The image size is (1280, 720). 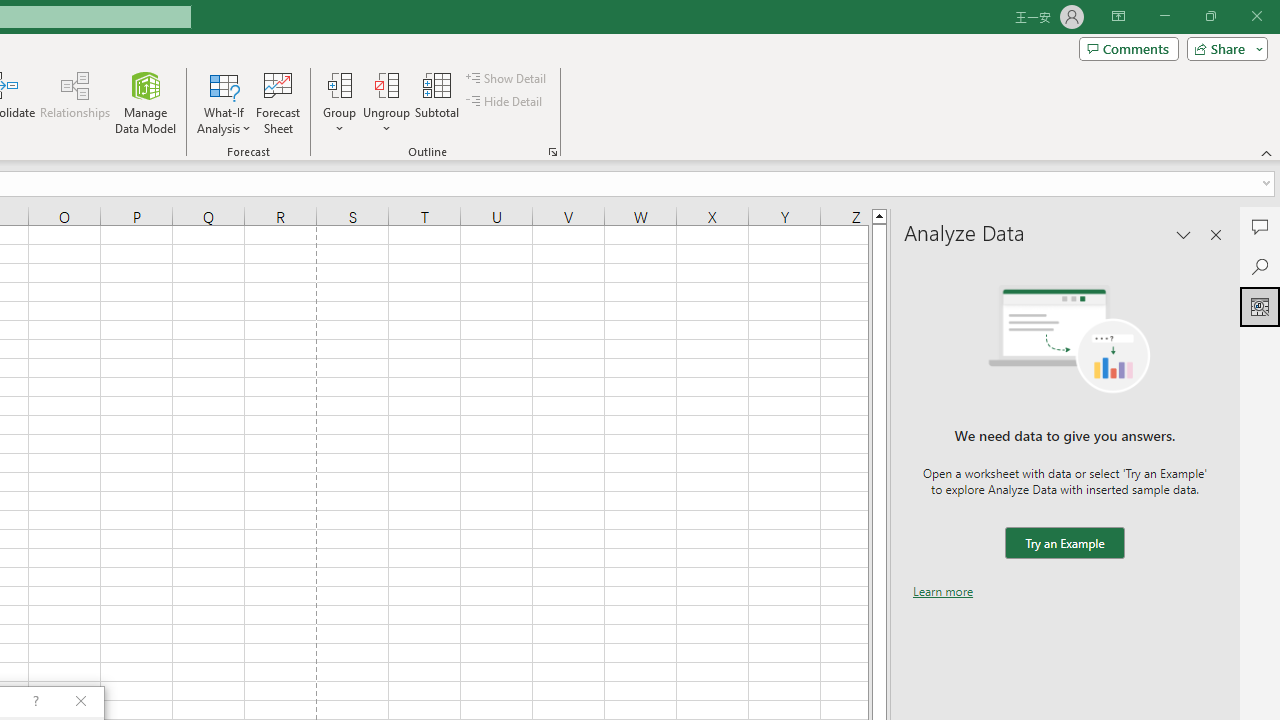 What do you see at coordinates (1215, 234) in the screenshot?
I see `'Close pane'` at bounding box center [1215, 234].